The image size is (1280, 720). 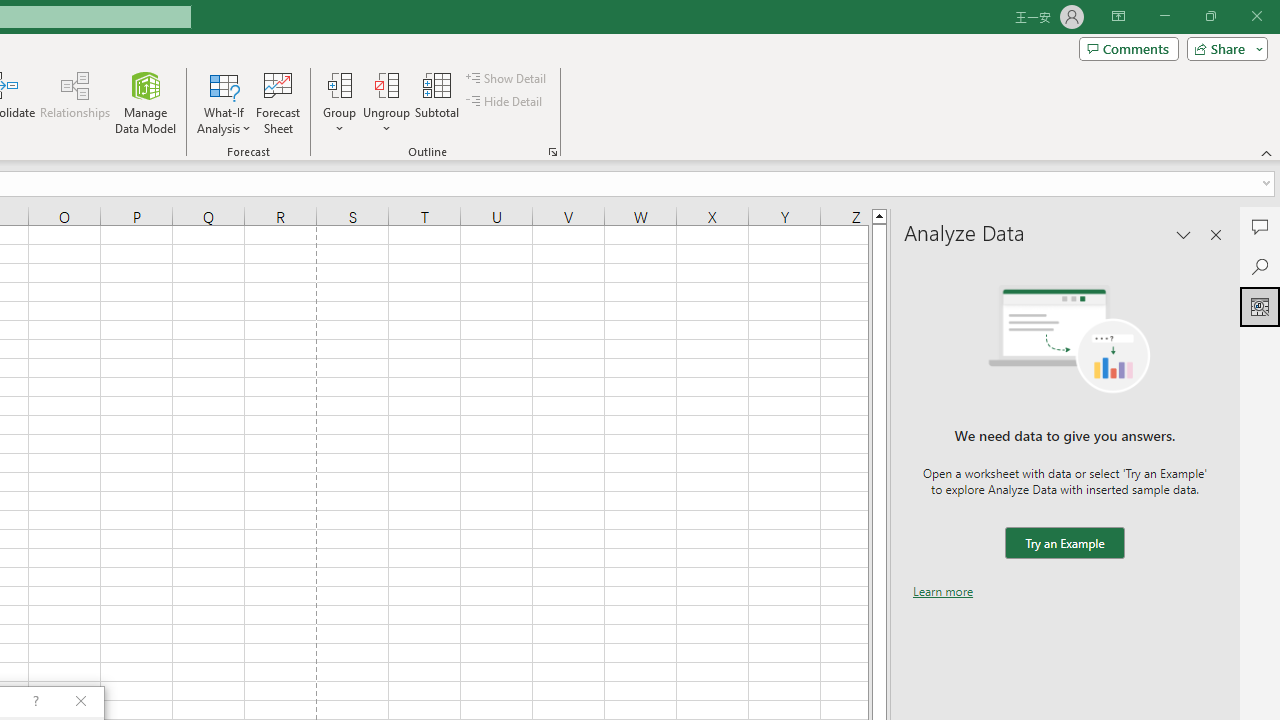 What do you see at coordinates (1215, 234) in the screenshot?
I see `'Close pane'` at bounding box center [1215, 234].